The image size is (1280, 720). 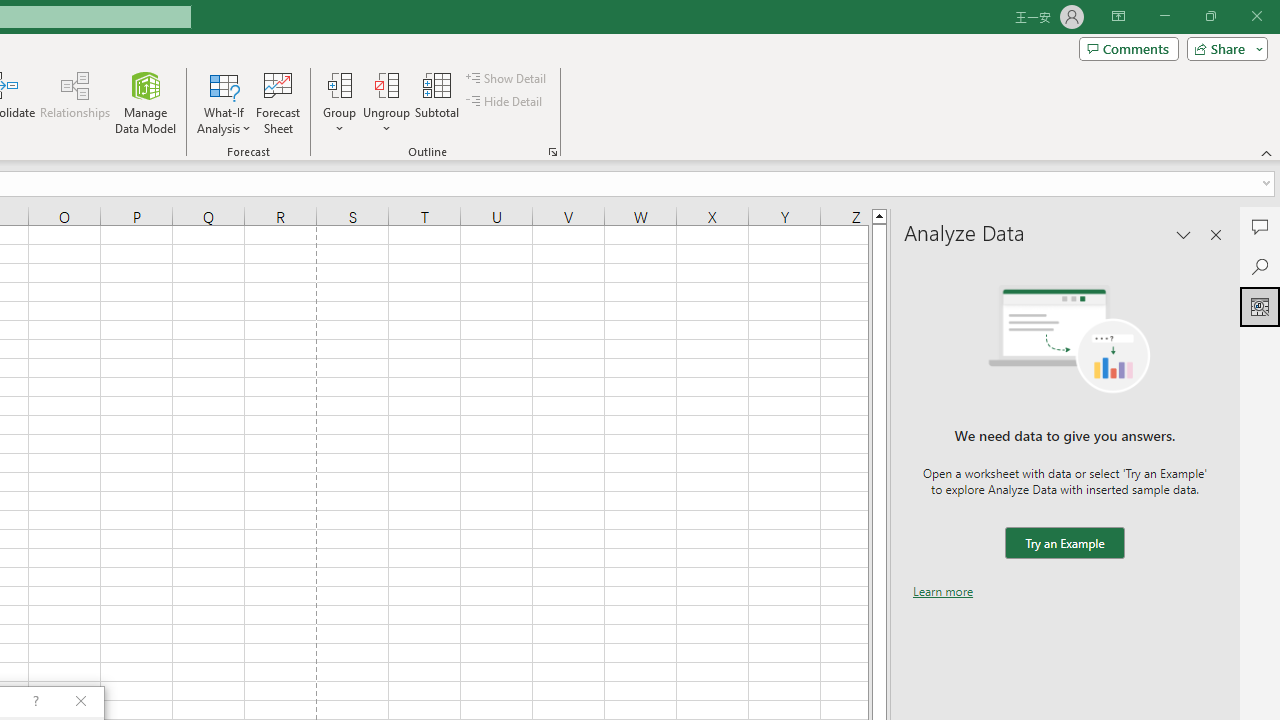 What do you see at coordinates (1215, 234) in the screenshot?
I see `'Close pane'` at bounding box center [1215, 234].